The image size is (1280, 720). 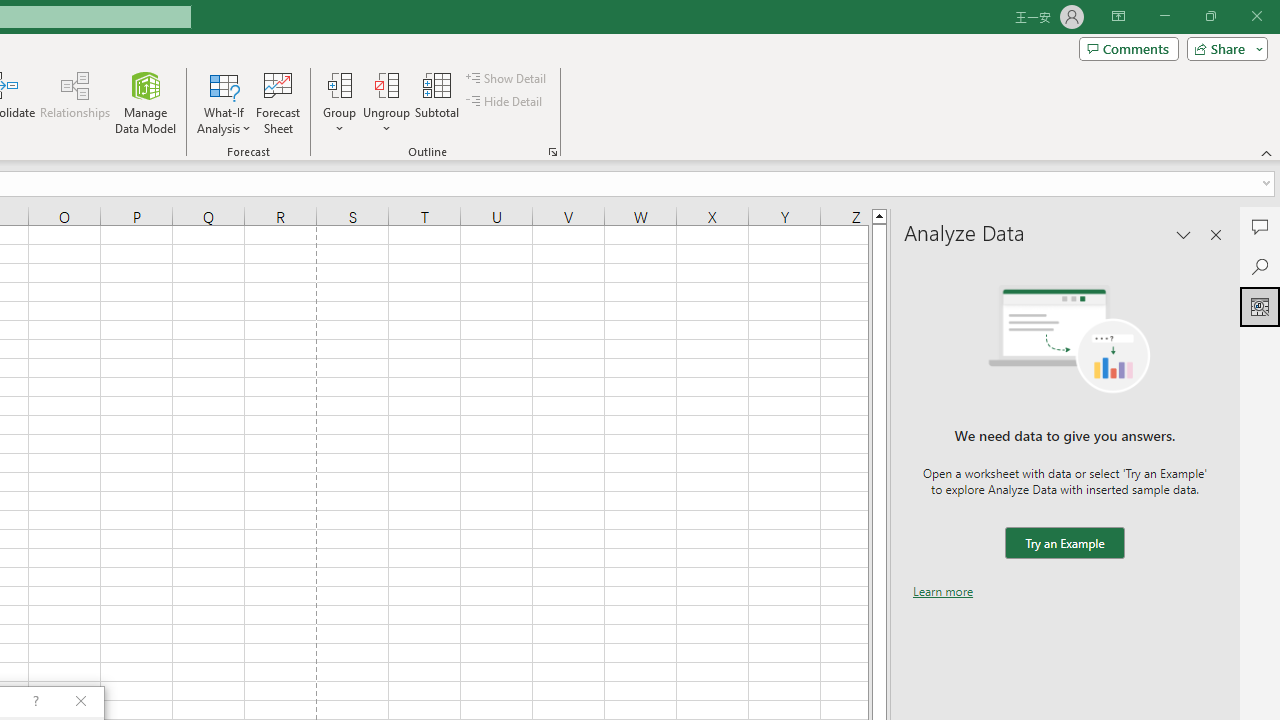 What do you see at coordinates (1215, 234) in the screenshot?
I see `'Close pane'` at bounding box center [1215, 234].